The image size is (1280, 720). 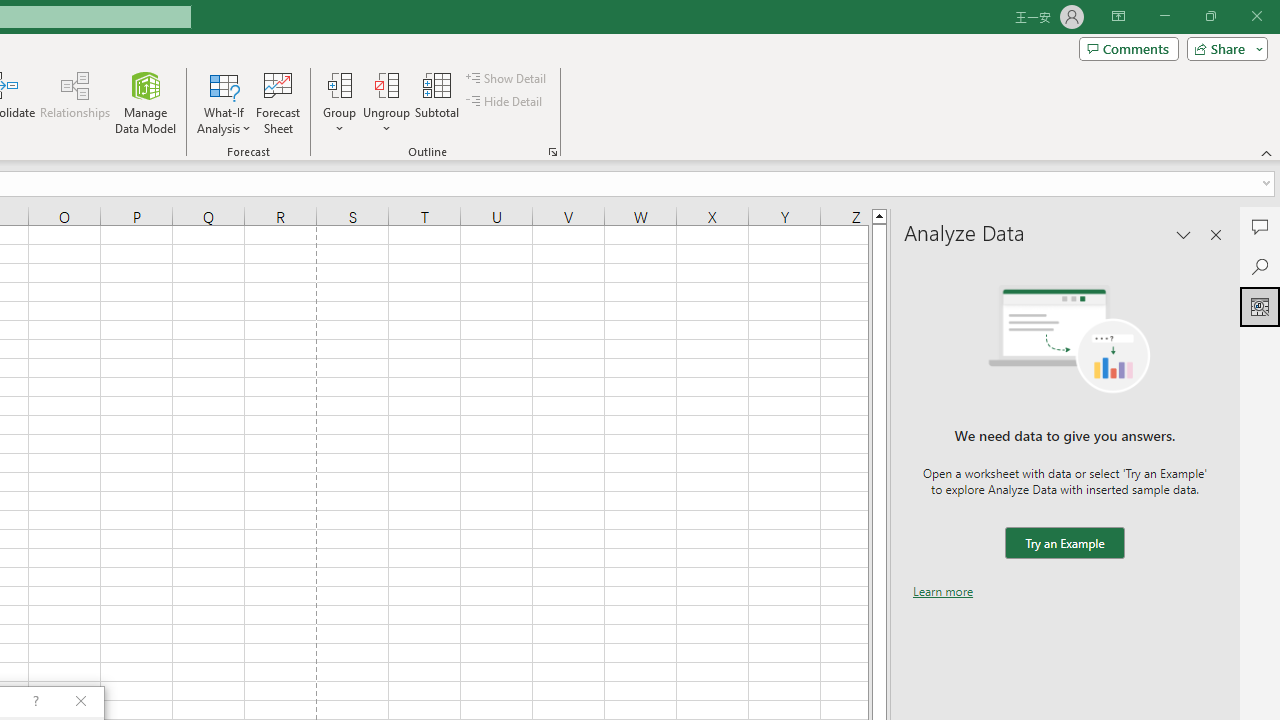 What do you see at coordinates (1215, 234) in the screenshot?
I see `'Close pane'` at bounding box center [1215, 234].